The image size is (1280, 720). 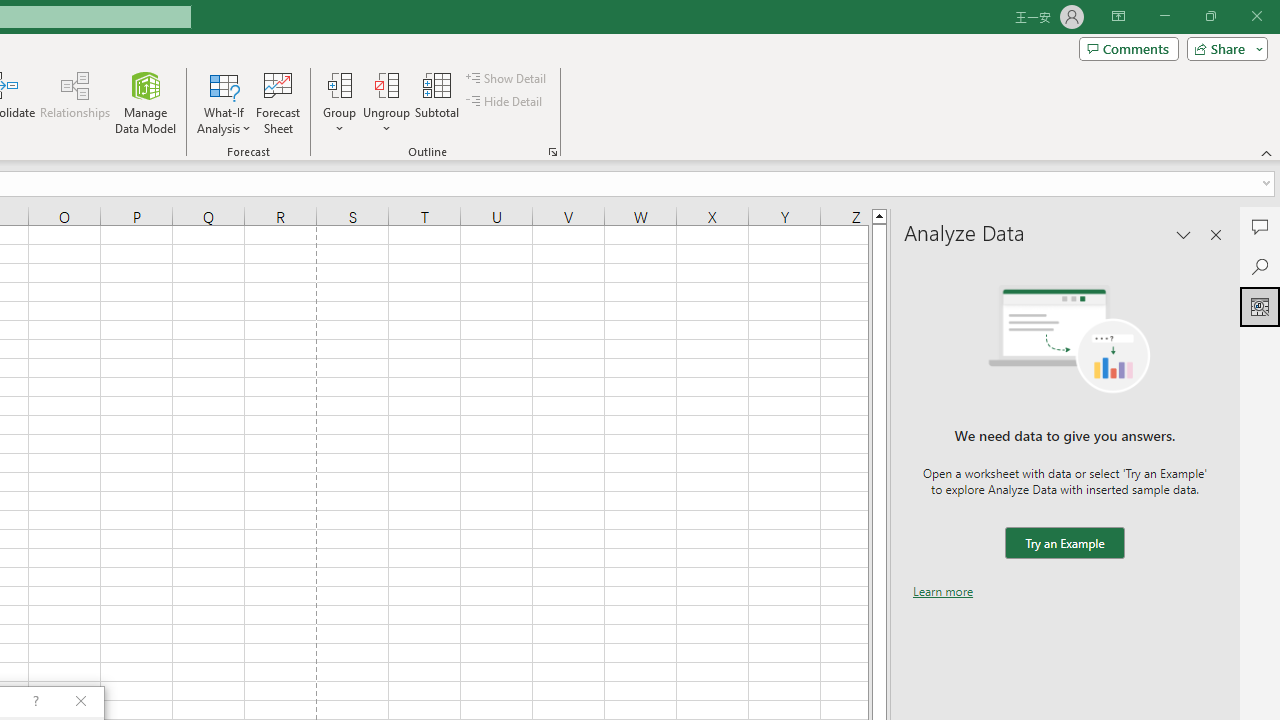 What do you see at coordinates (1215, 234) in the screenshot?
I see `'Close pane'` at bounding box center [1215, 234].